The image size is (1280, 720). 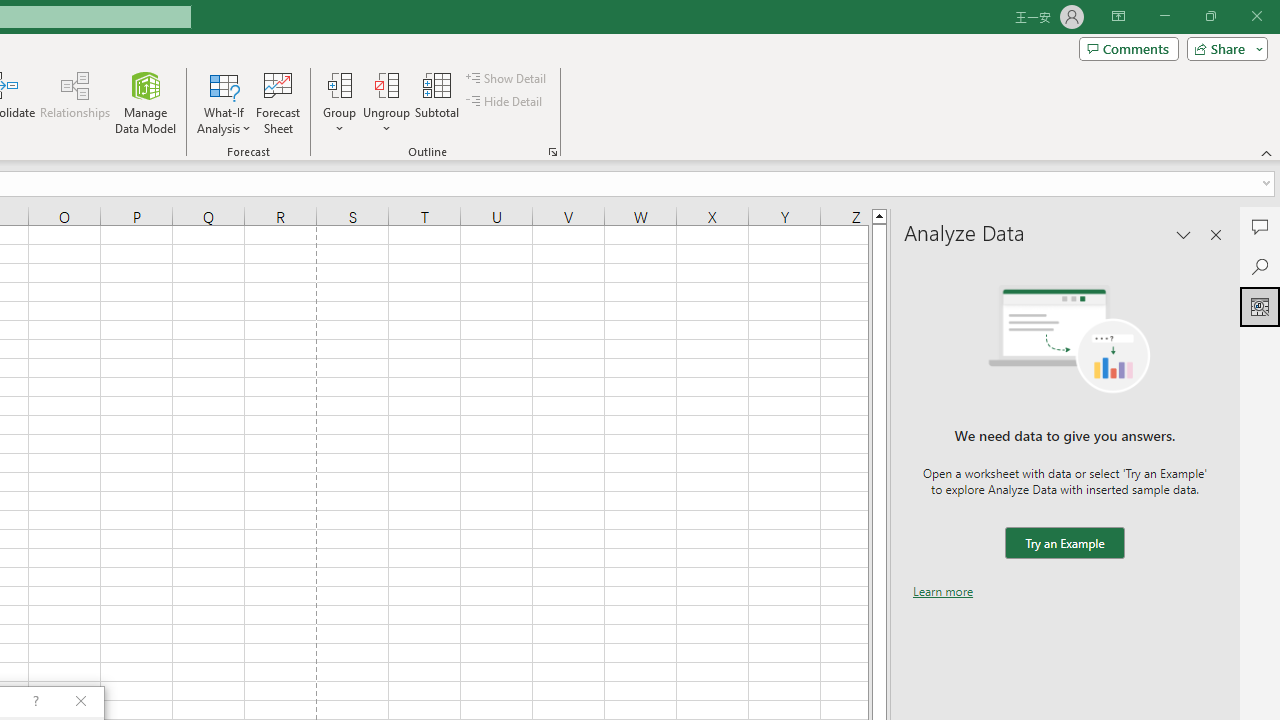 What do you see at coordinates (1215, 234) in the screenshot?
I see `'Close pane'` at bounding box center [1215, 234].